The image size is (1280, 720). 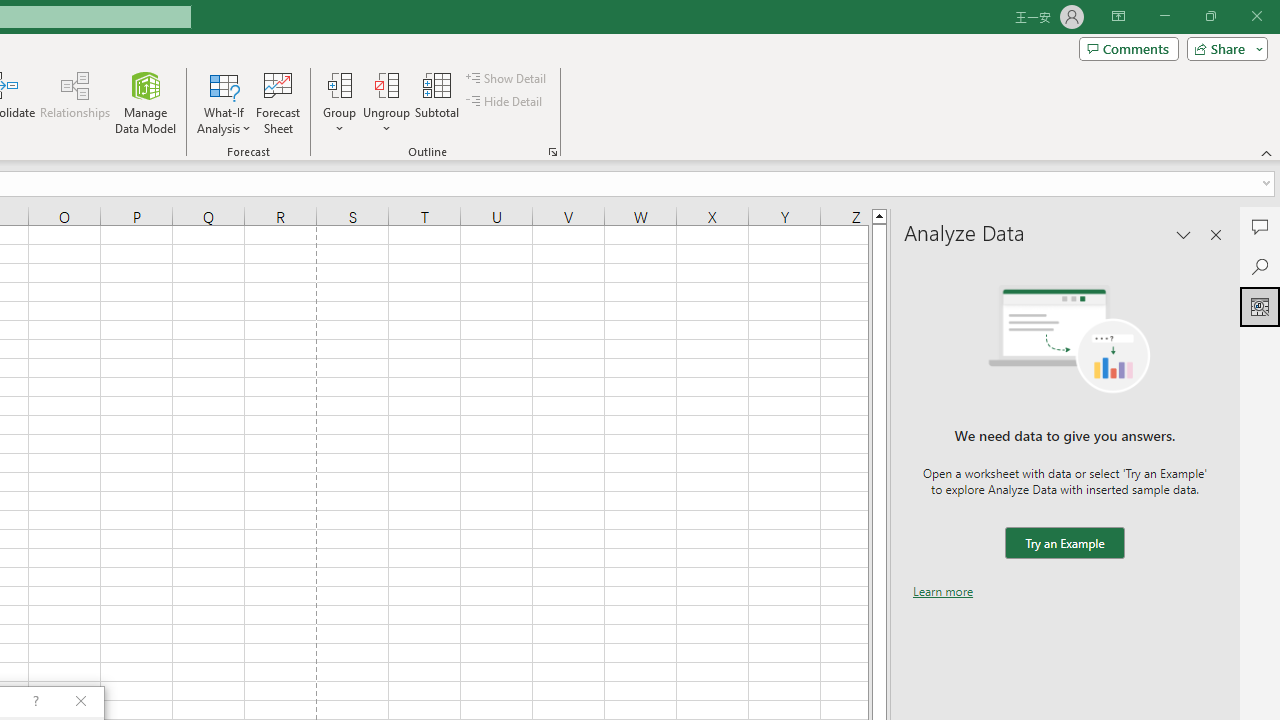 What do you see at coordinates (1215, 234) in the screenshot?
I see `'Close pane'` at bounding box center [1215, 234].